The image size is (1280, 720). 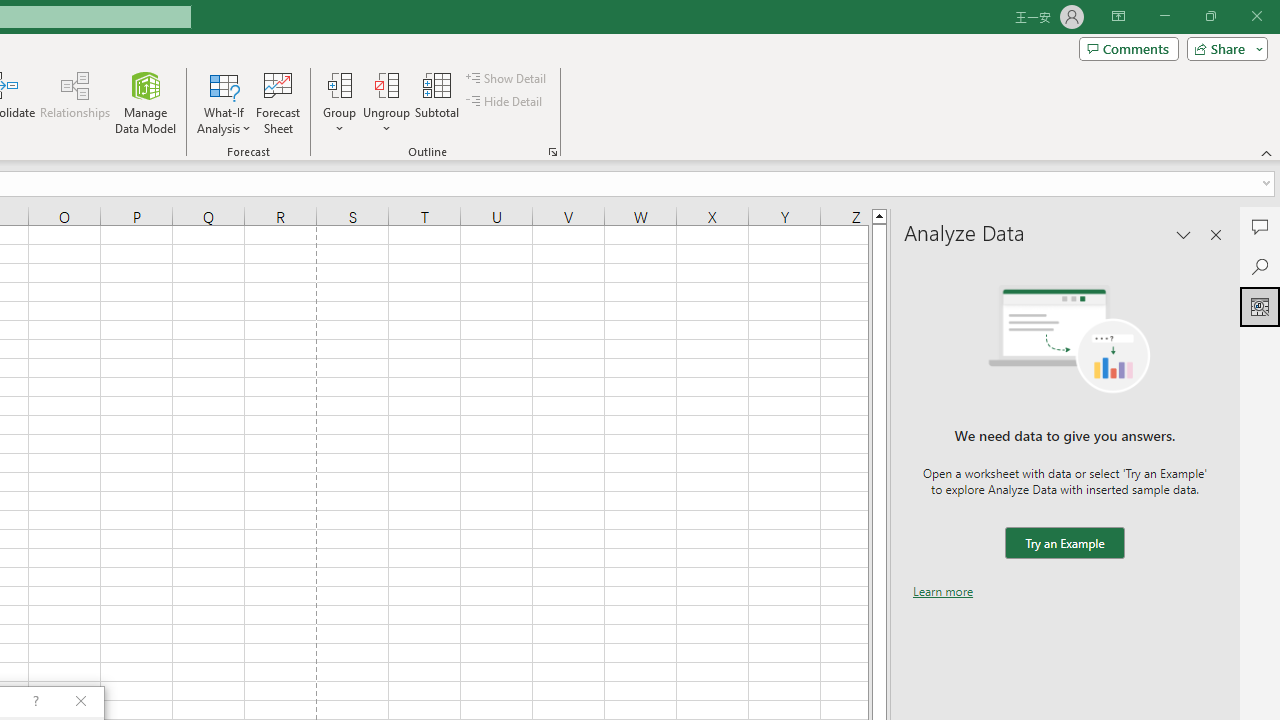 What do you see at coordinates (1215, 234) in the screenshot?
I see `'Close pane'` at bounding box center [1215, 234].